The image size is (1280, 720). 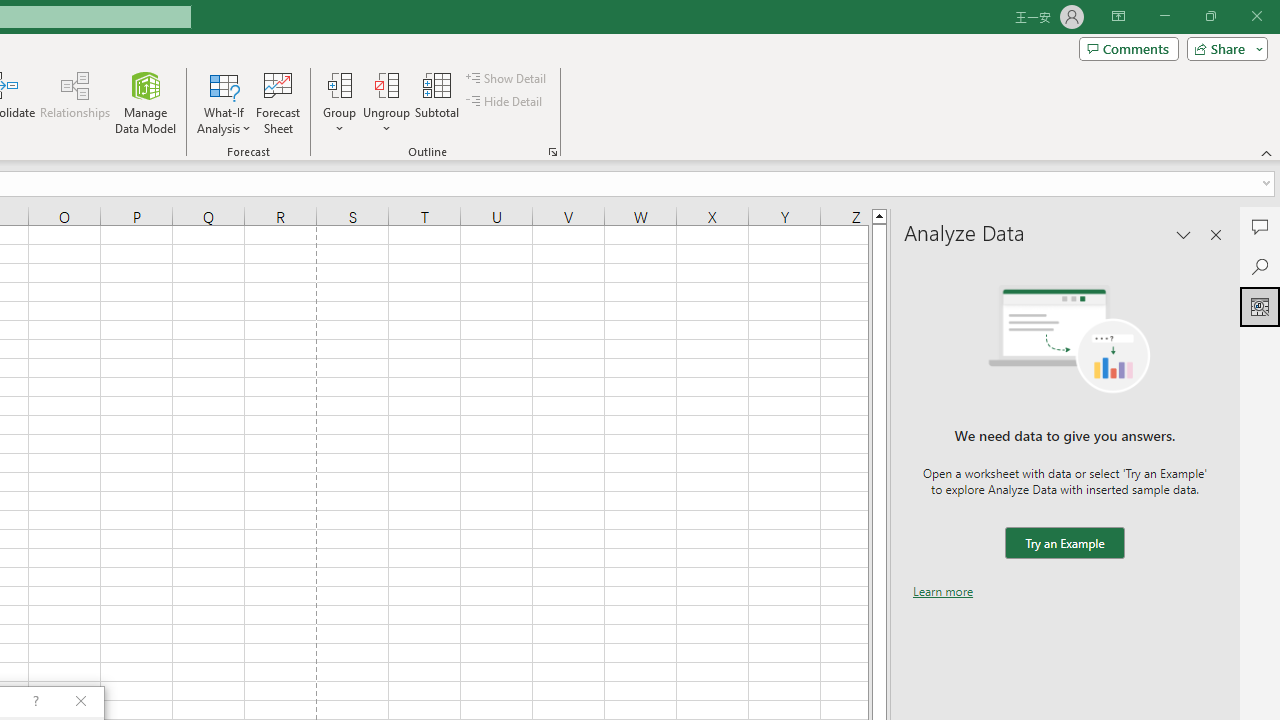 What do you see at coordinates (1215, 234) in the screenshot?
I see `'Close pane'` at bounding box center [1215, 234].